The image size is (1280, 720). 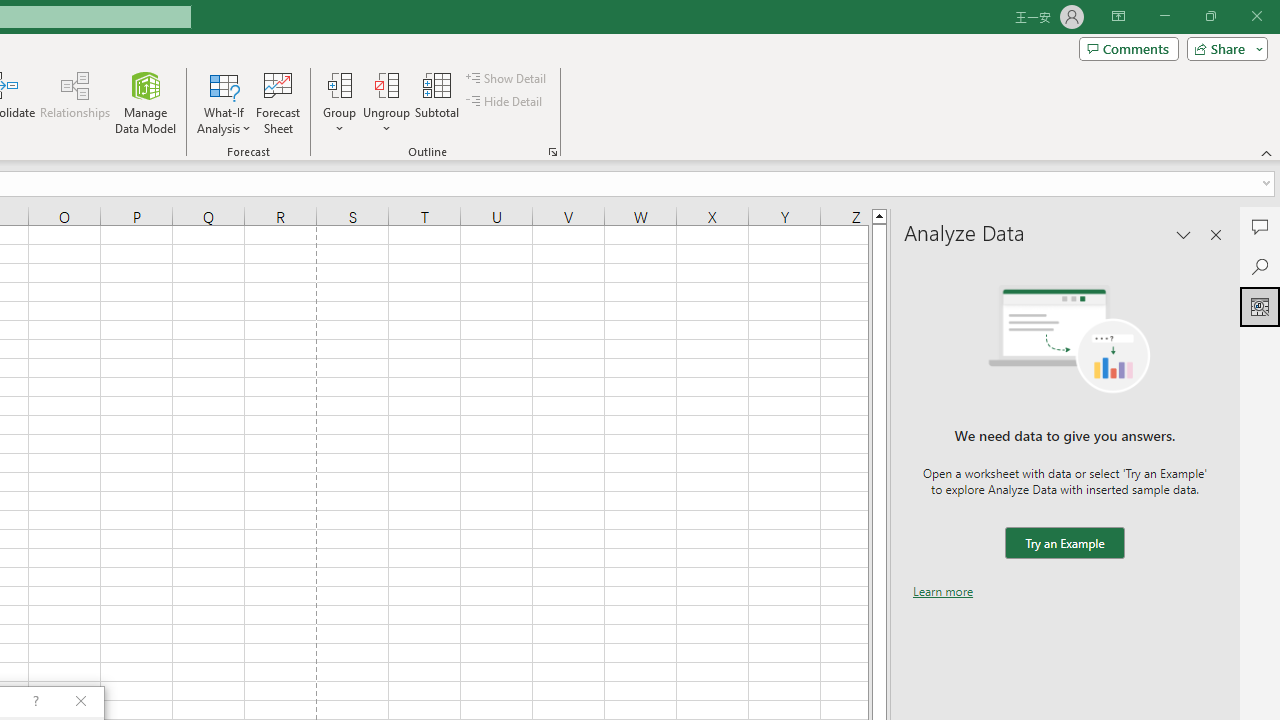 What do you see at coordinates (1215, 234) in the screenshot?
I see `'Close pane'` at bounding box center [1215, 234].